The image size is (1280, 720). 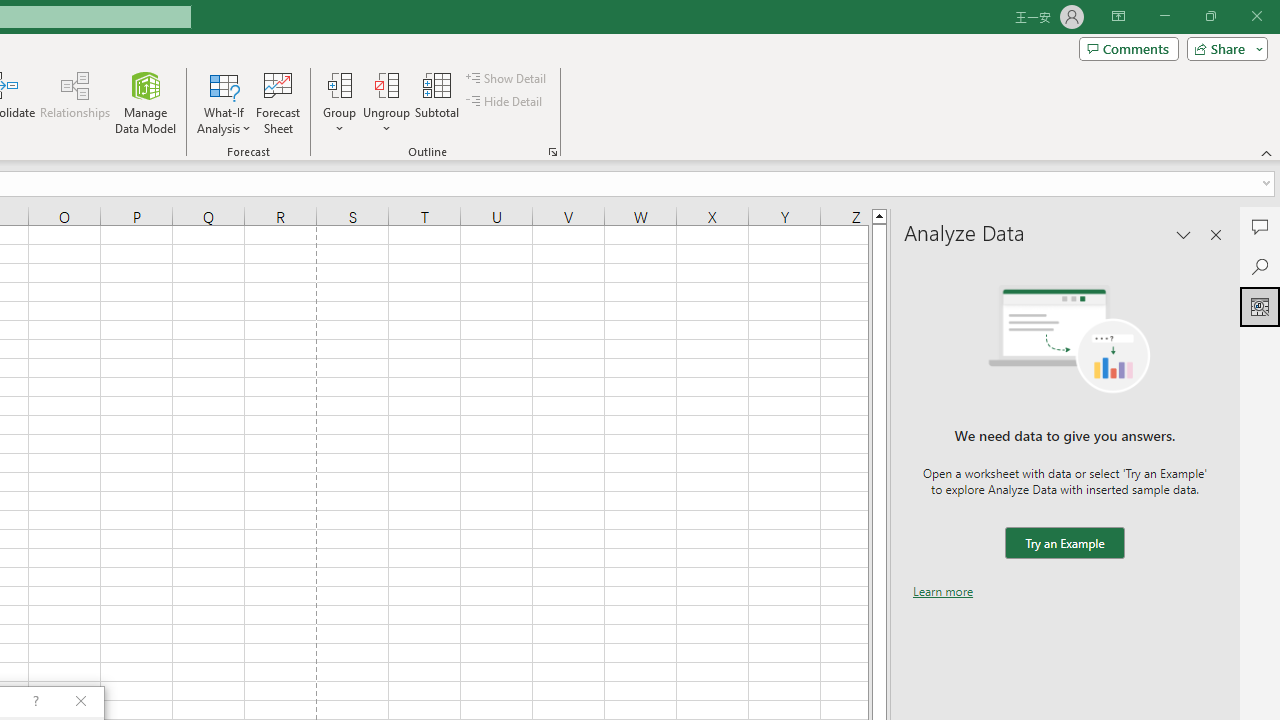 What do you see at coordinates (1215, 234) in the screenshot?
I see `'Close pane'` at bounding box center [1215, 234].